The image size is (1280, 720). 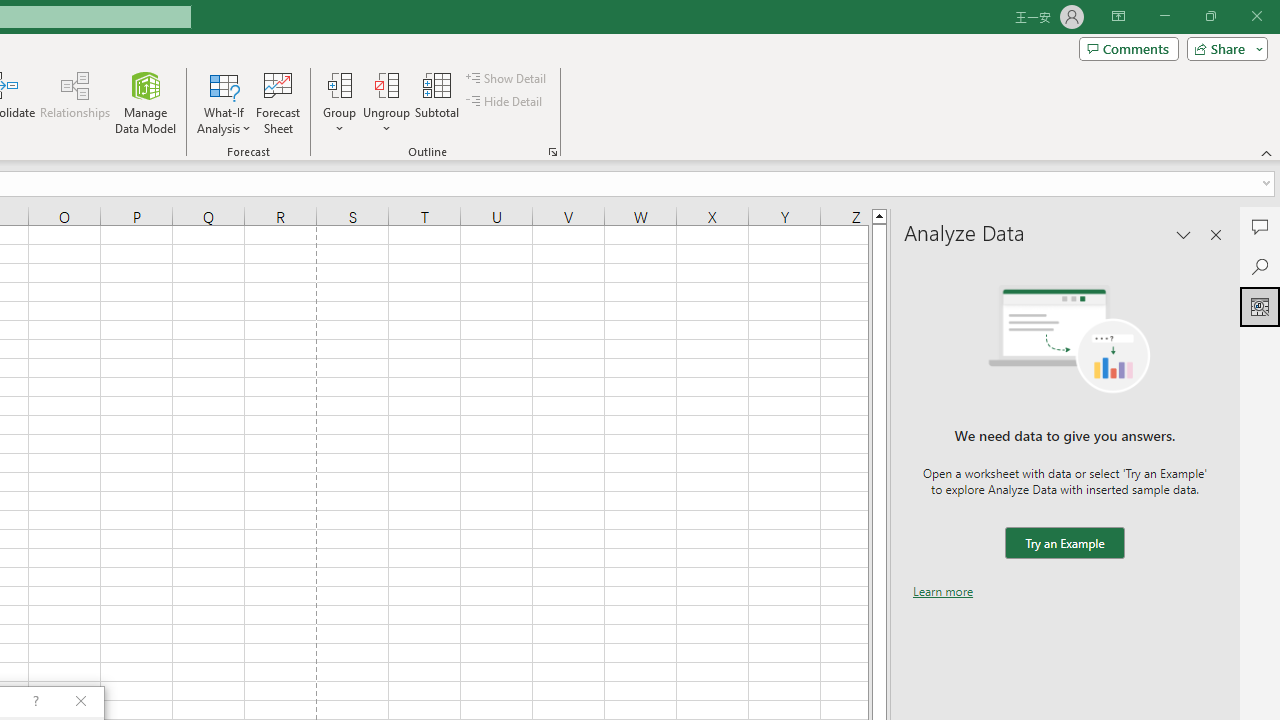 What do you see at coordinates (1215, 234) in the screenshot?
I see `'Close pane'` at bounding box center [1215, 234].